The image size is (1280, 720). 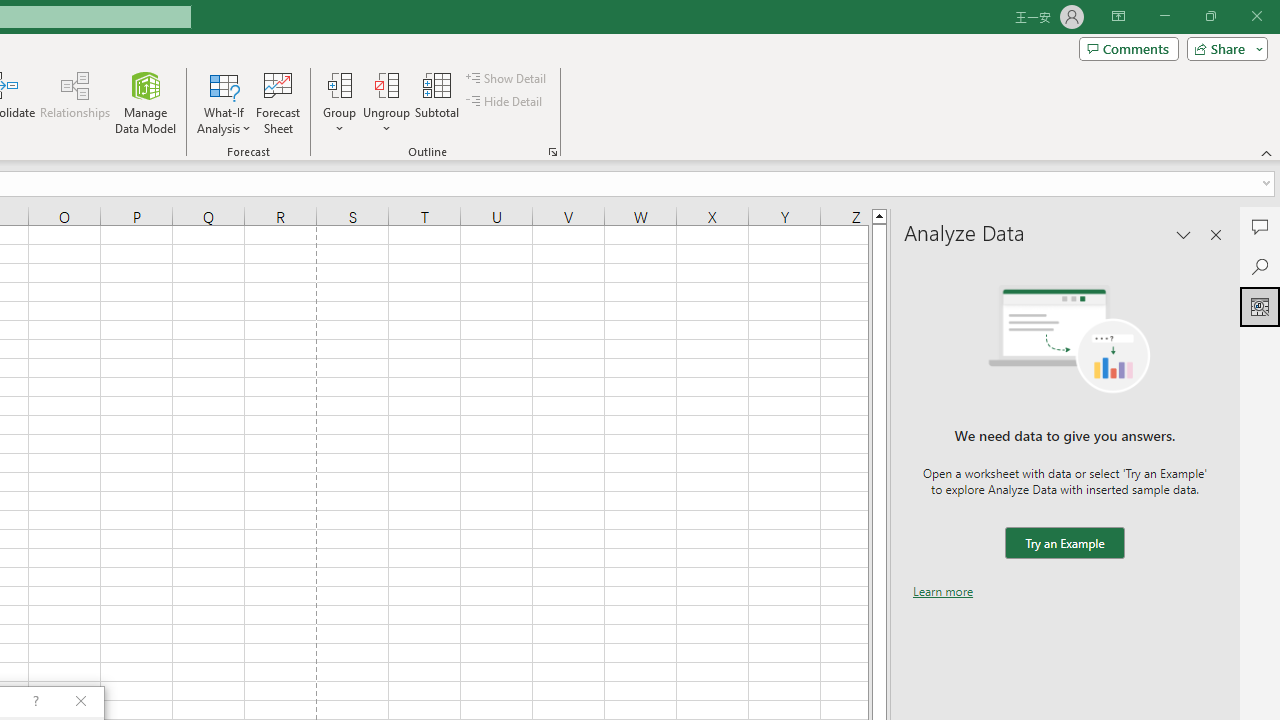 What do you see at coordinates (1215, 234) in the screenshot?
I see `'Close pane'` at bounding box center [1215, 234].